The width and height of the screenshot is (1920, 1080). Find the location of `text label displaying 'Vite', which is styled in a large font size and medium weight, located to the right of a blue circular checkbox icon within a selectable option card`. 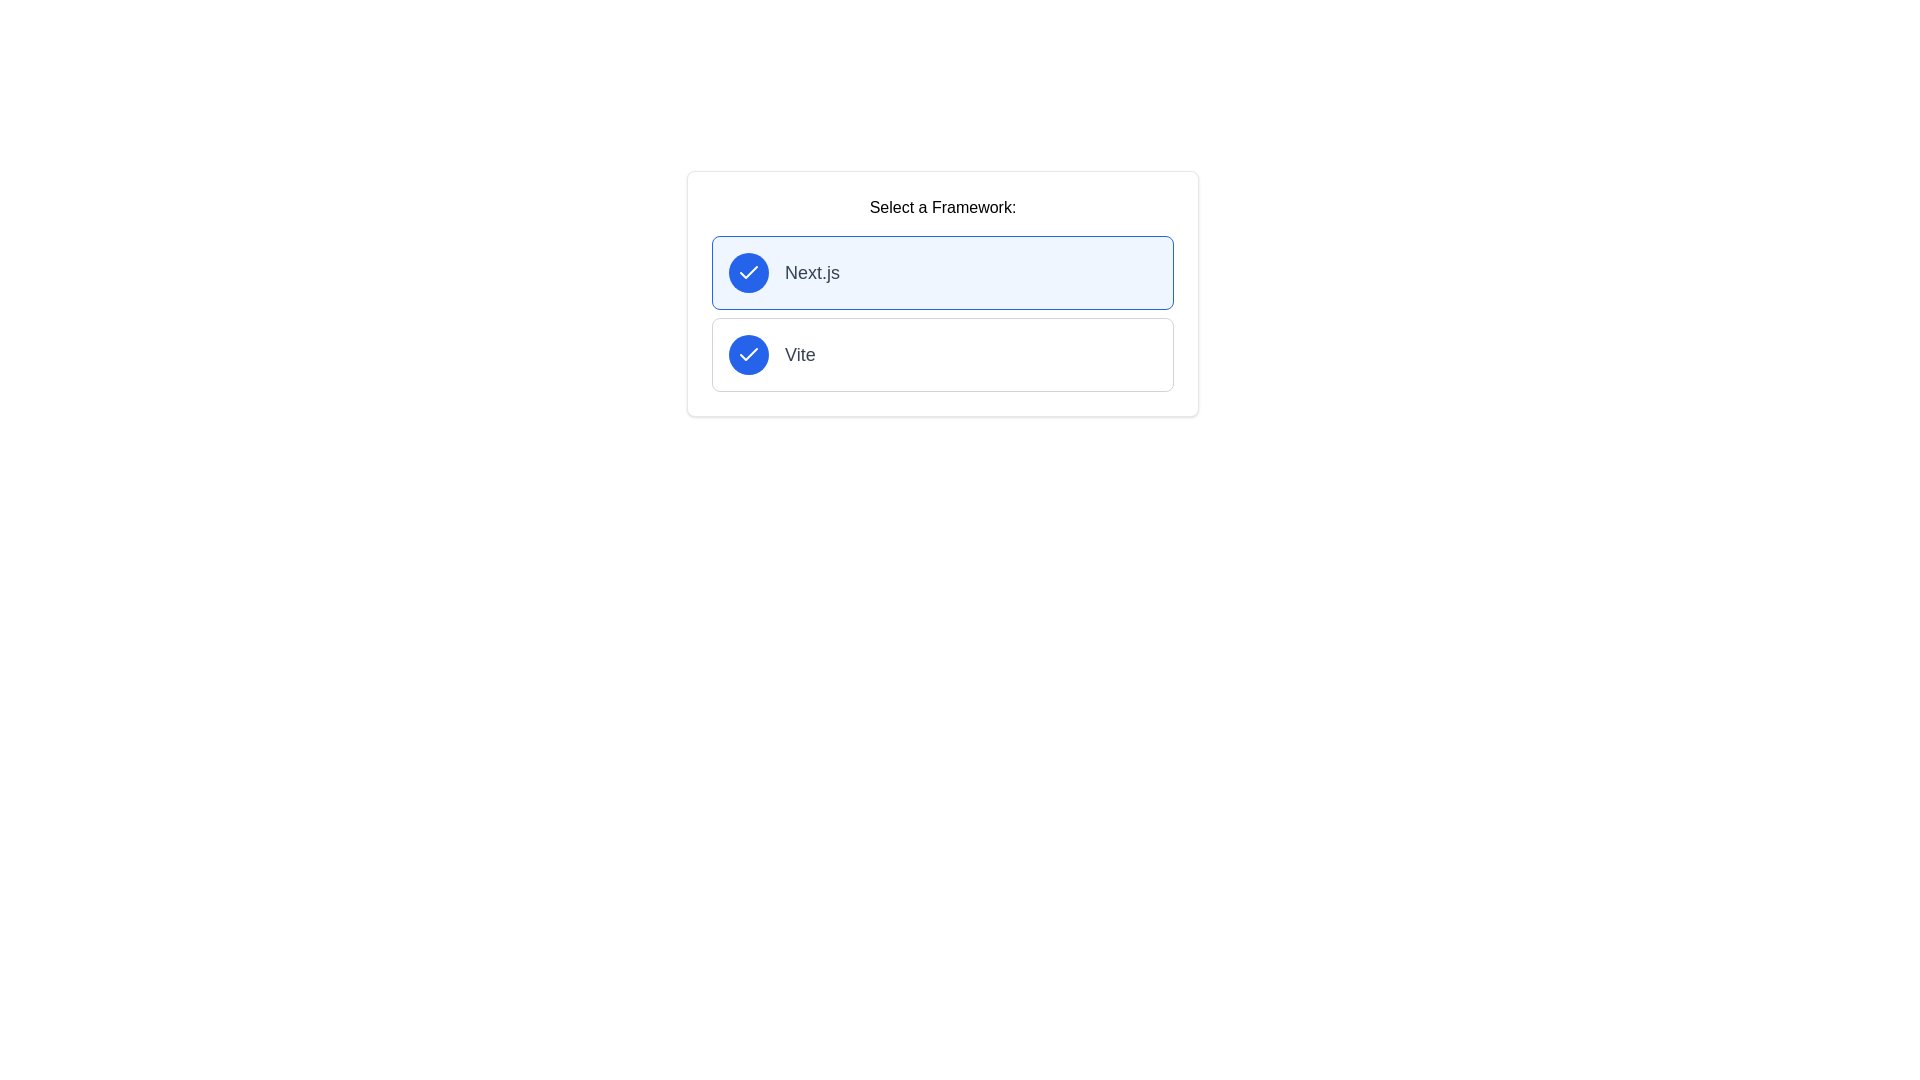

text label displaying 'Vite', which is styled in a large font size and medium weight, located to the right of a blue circular checkbox icon within a selectable option card is located at coordinates (800, 353).